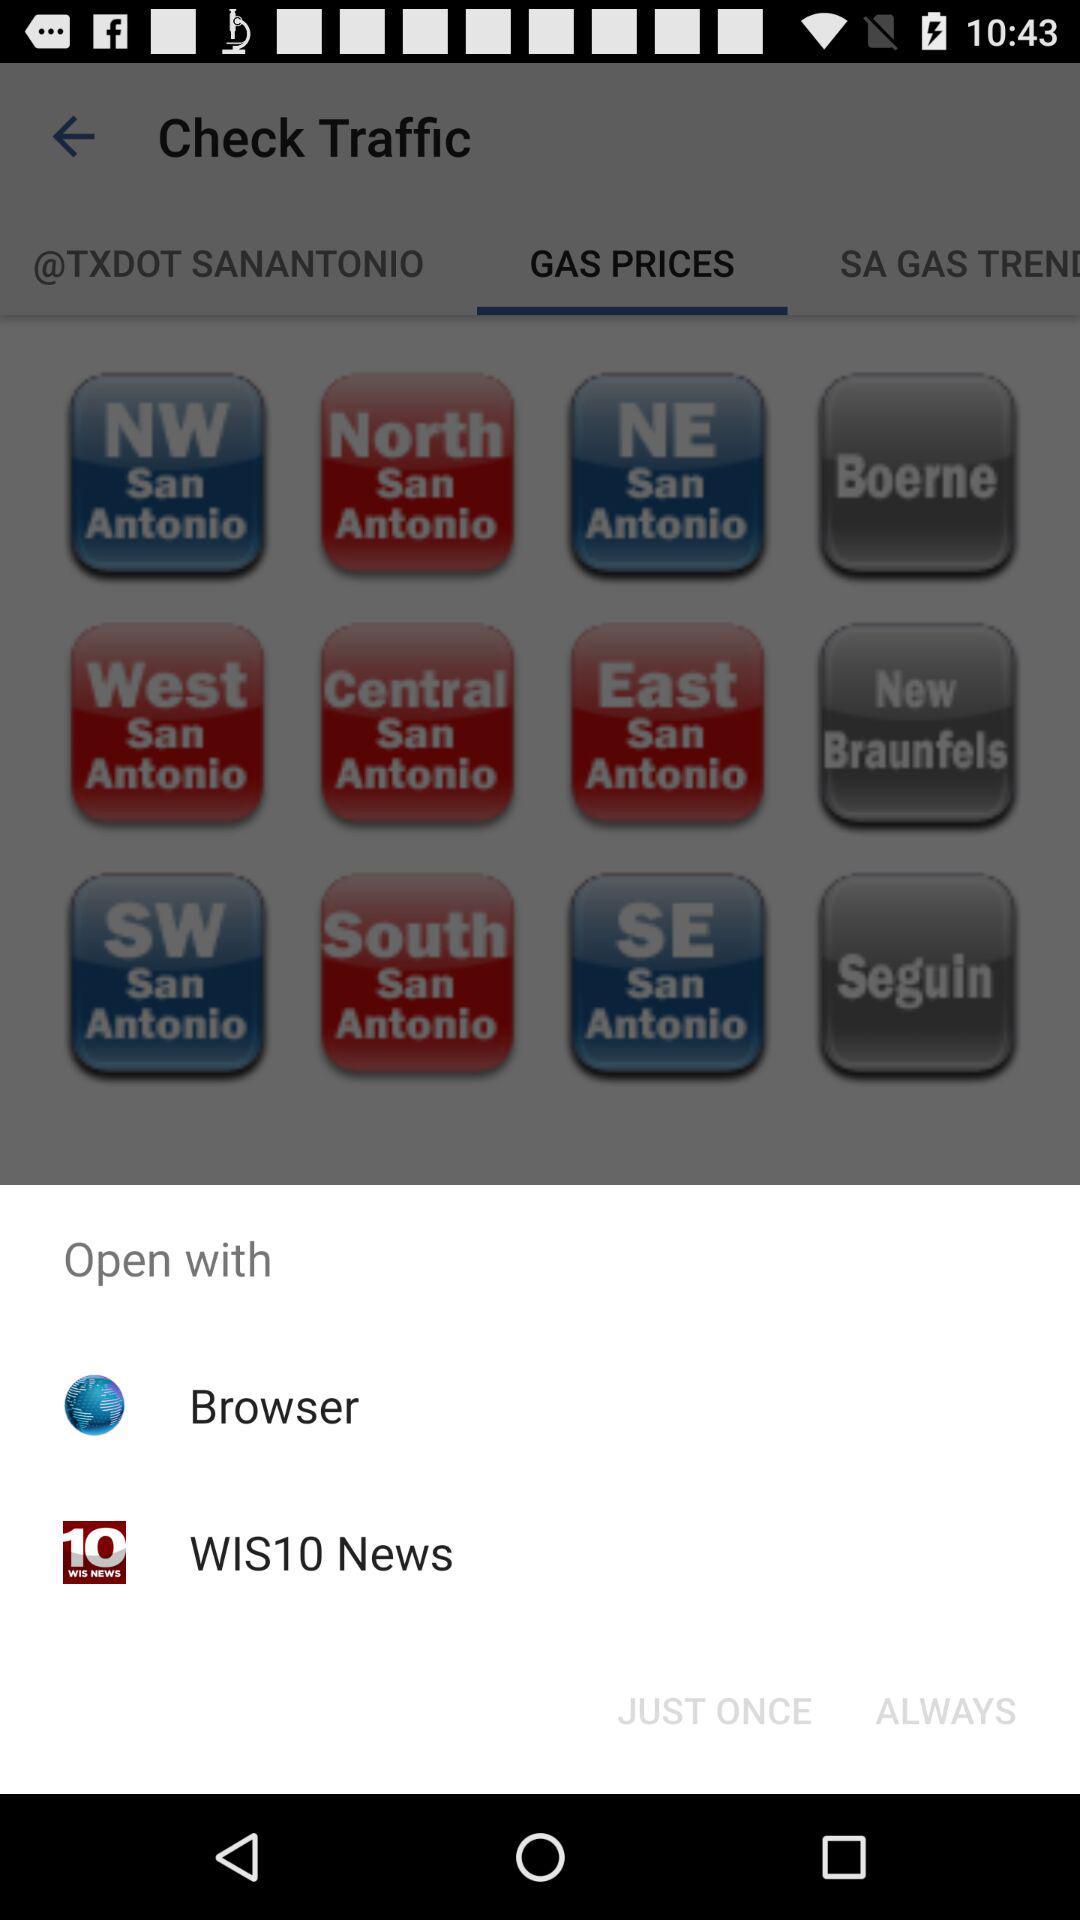 This screenshot has width=1080, height=1920. What do you see at coordinates (320, 1551) in the screenshot?
I see `wis10 news app` at bounding box center [320, 1551].